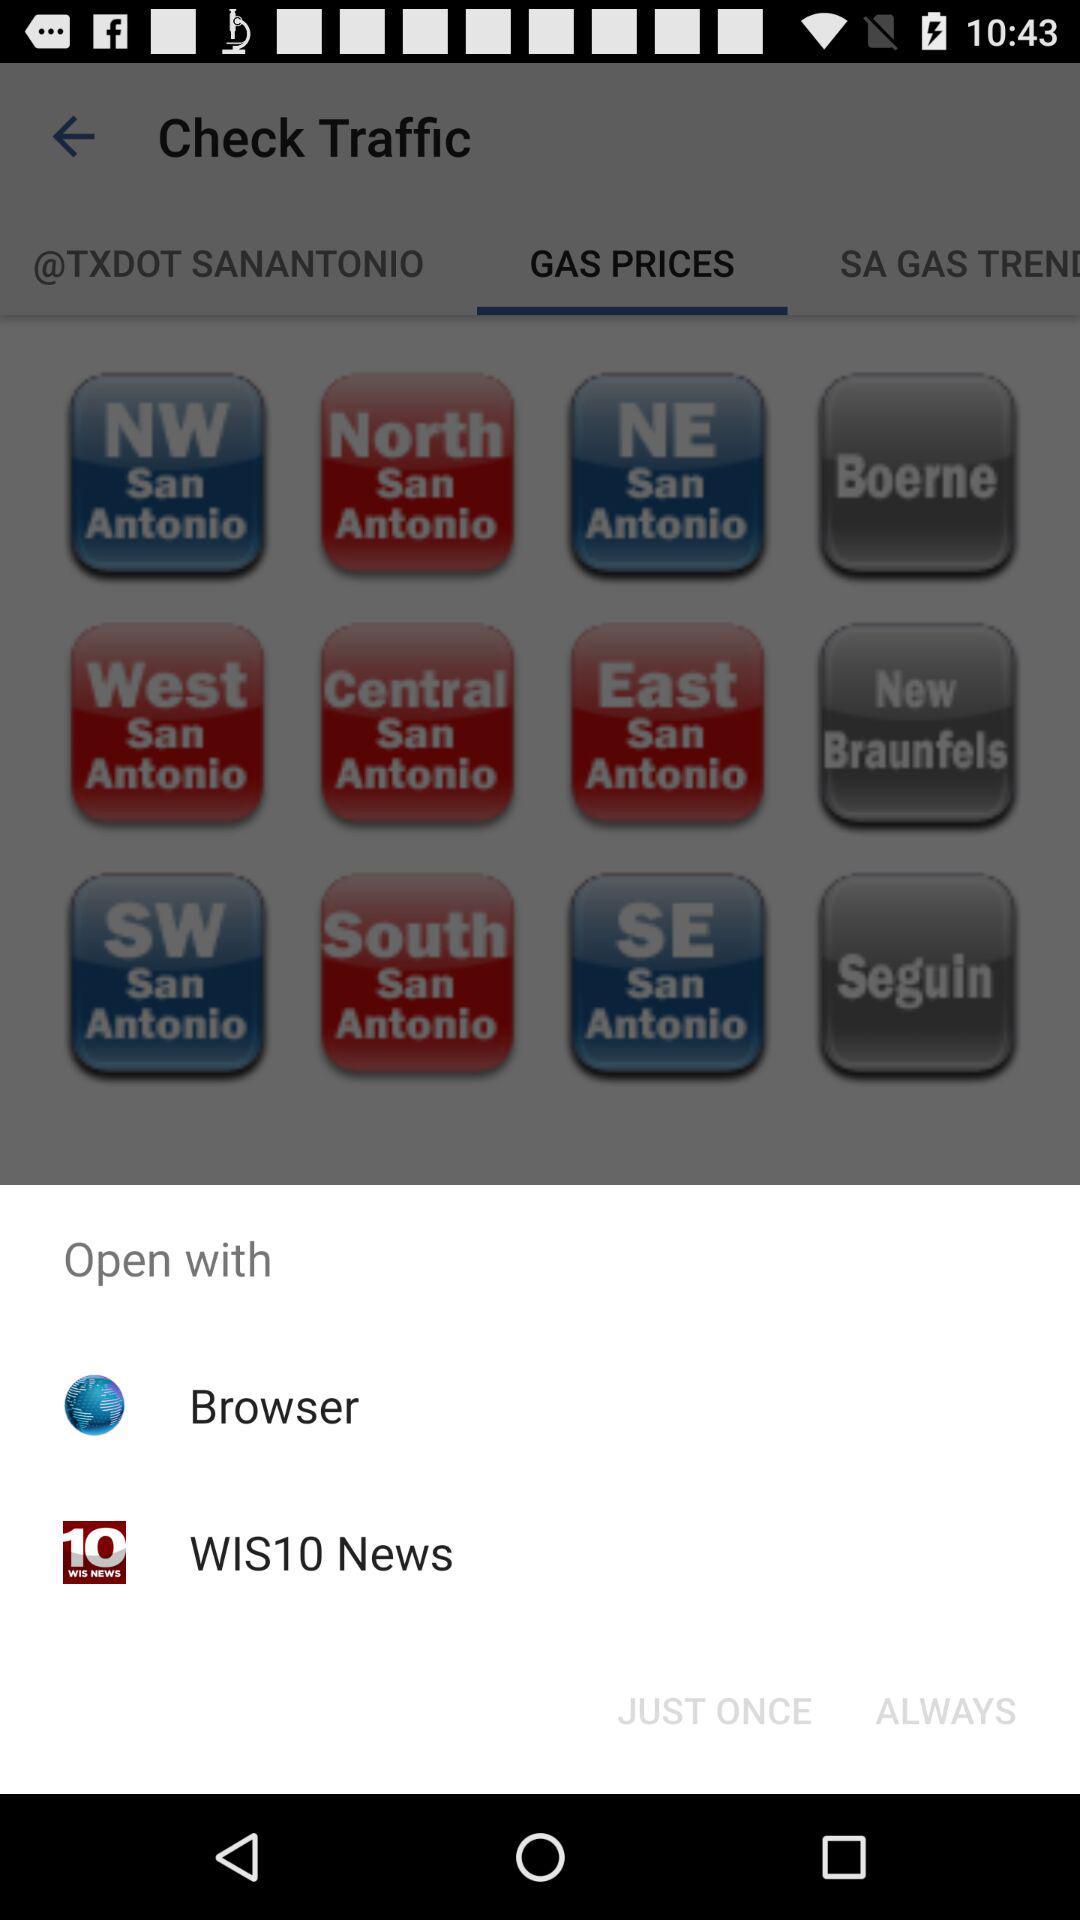 This screenshot has width=1080, height=1920. What do you see at coordinates (320, 1551) in the screenshot?
I see `wis10 news app` at bounding box center [320, 1551].